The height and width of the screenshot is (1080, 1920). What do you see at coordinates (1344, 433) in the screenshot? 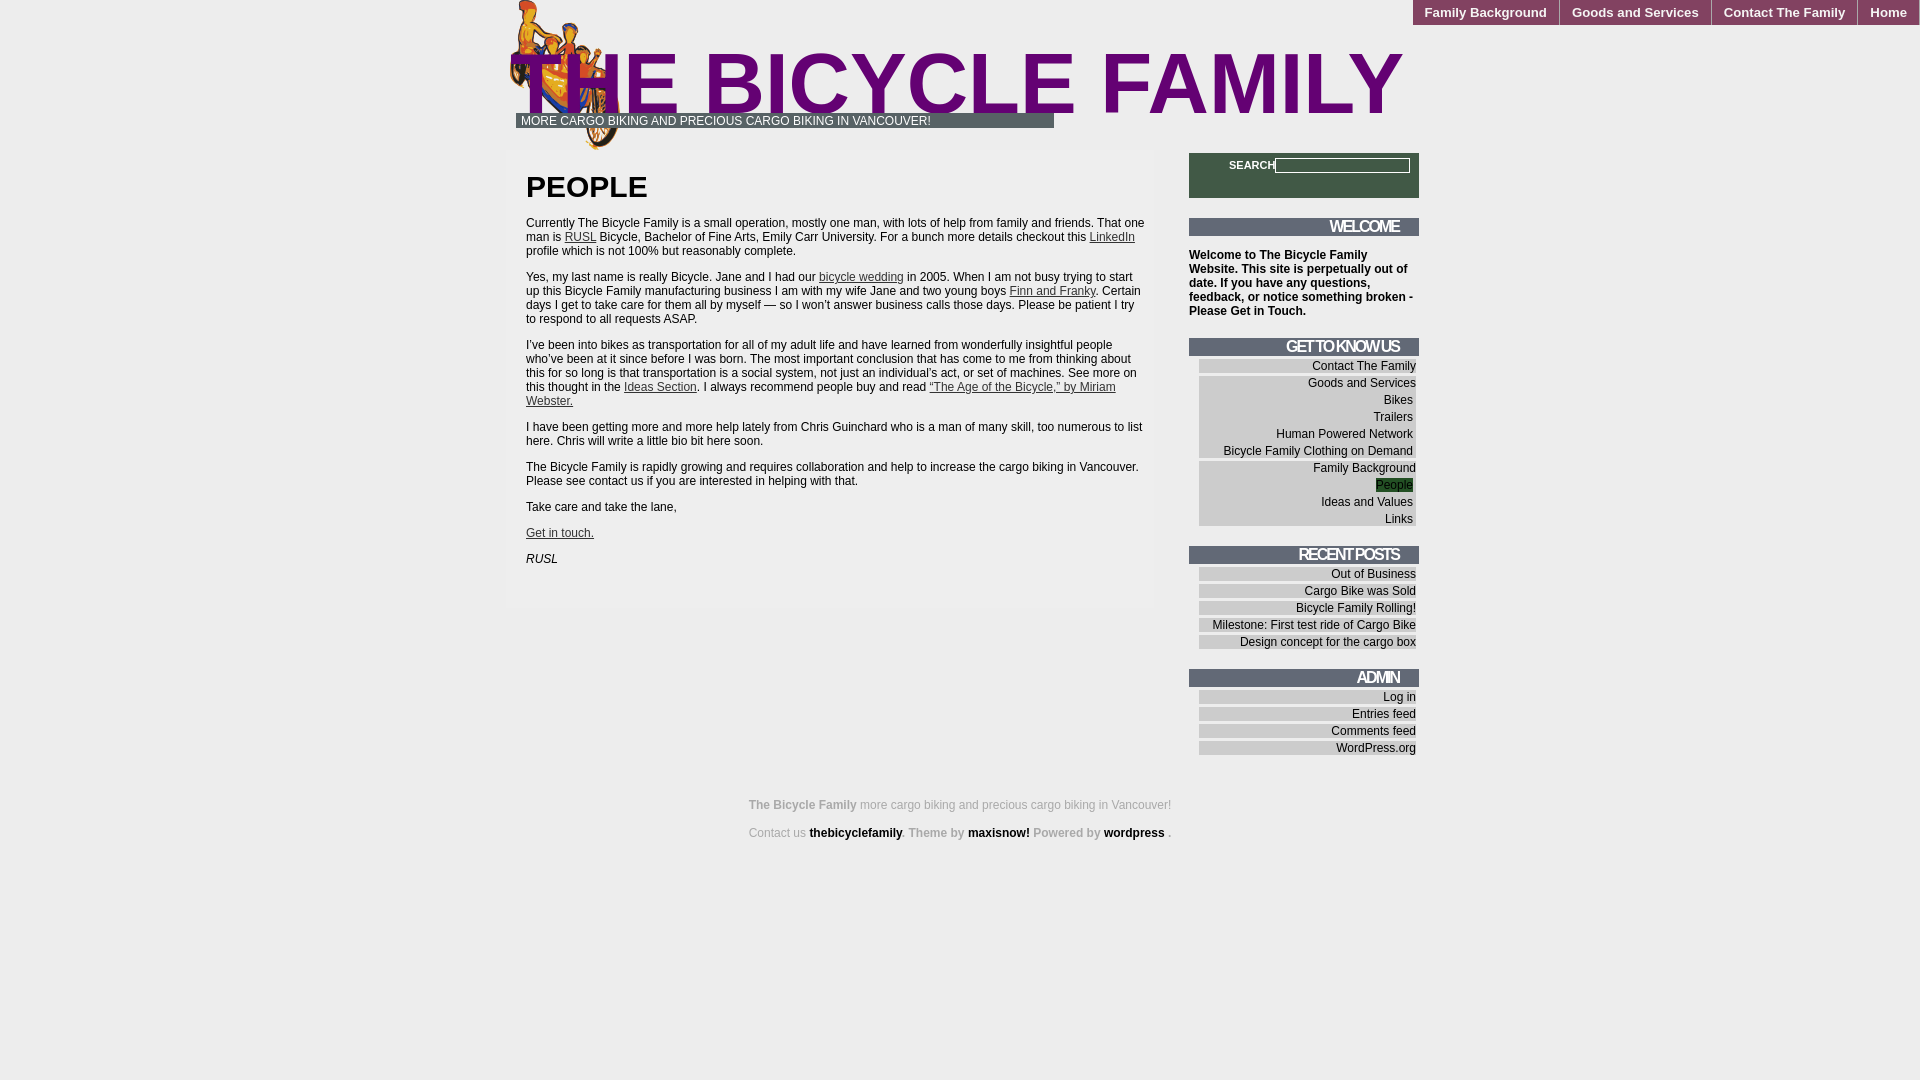
I see `'Human Powered Network'` at bounding box center [1344, 433].